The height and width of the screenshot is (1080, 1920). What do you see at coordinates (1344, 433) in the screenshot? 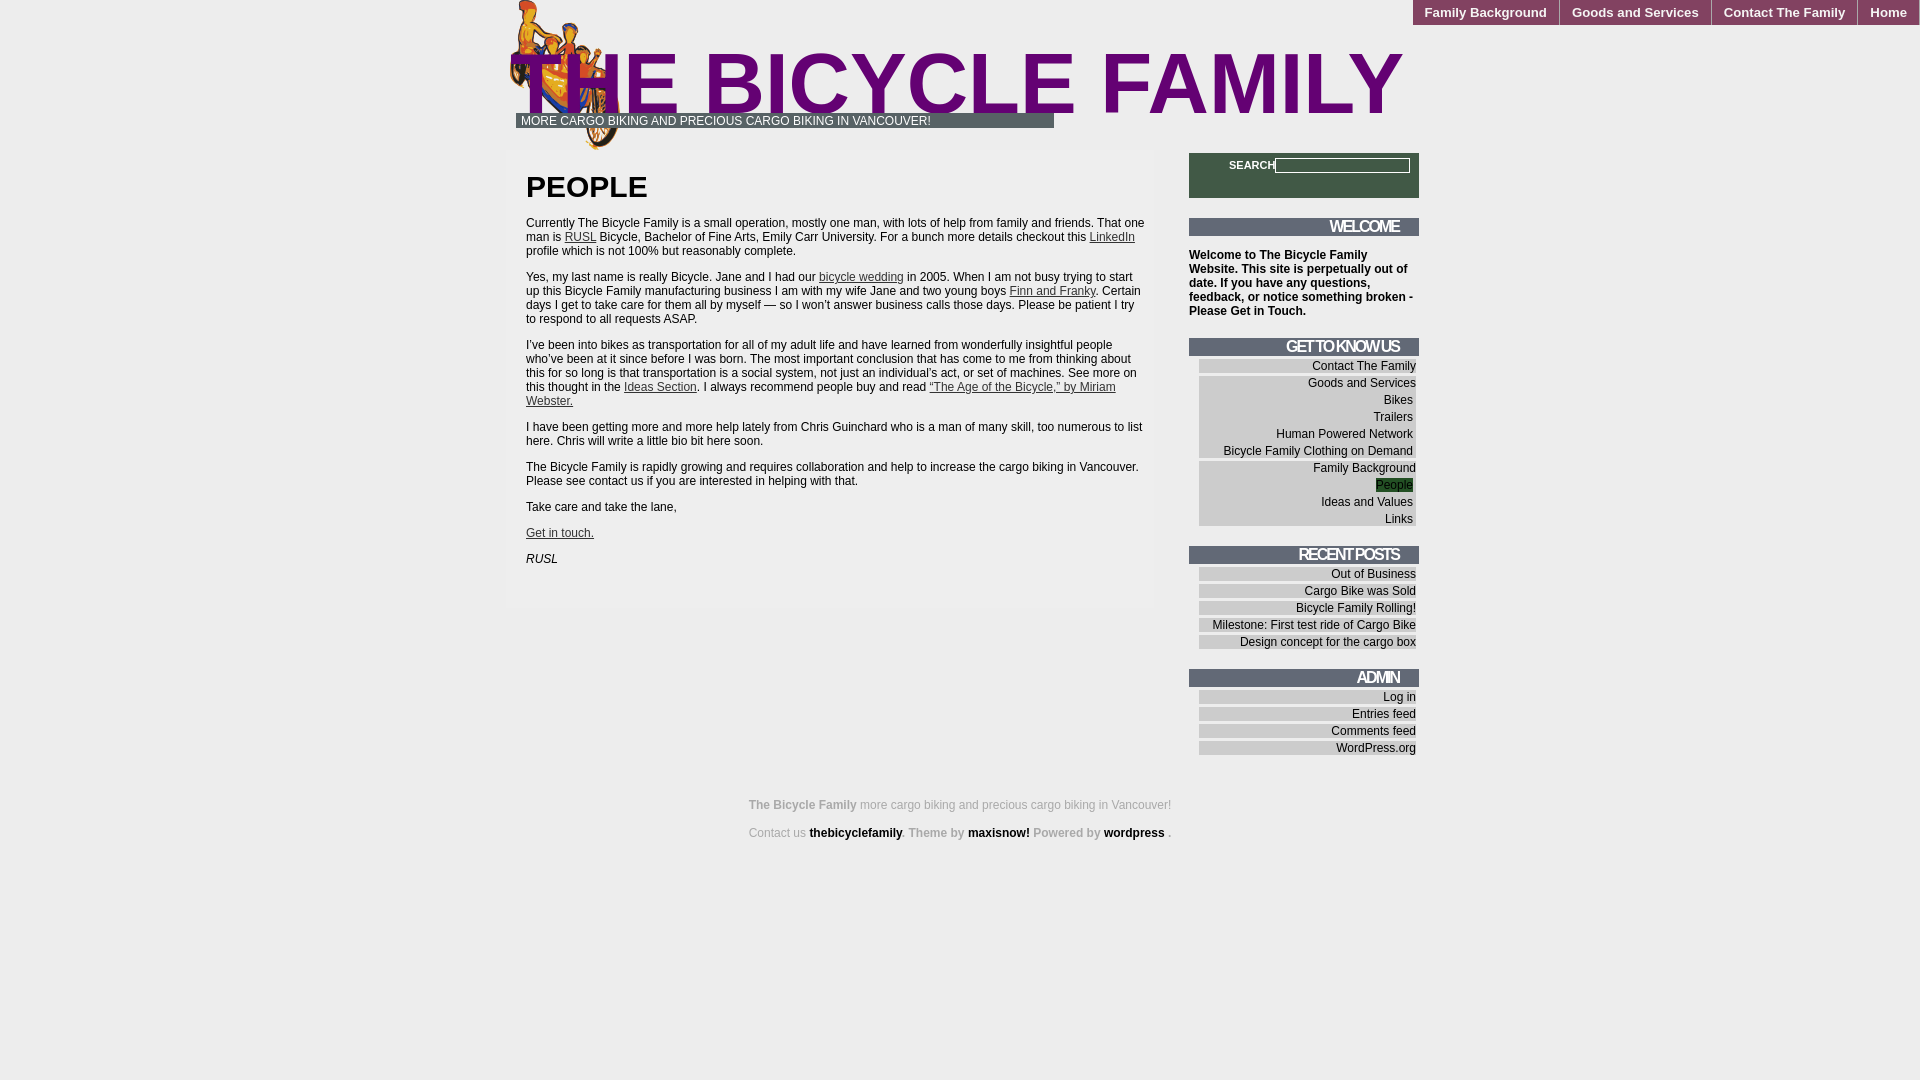
I see `'Human Powered Network'` at bounding box center [1344, 433].